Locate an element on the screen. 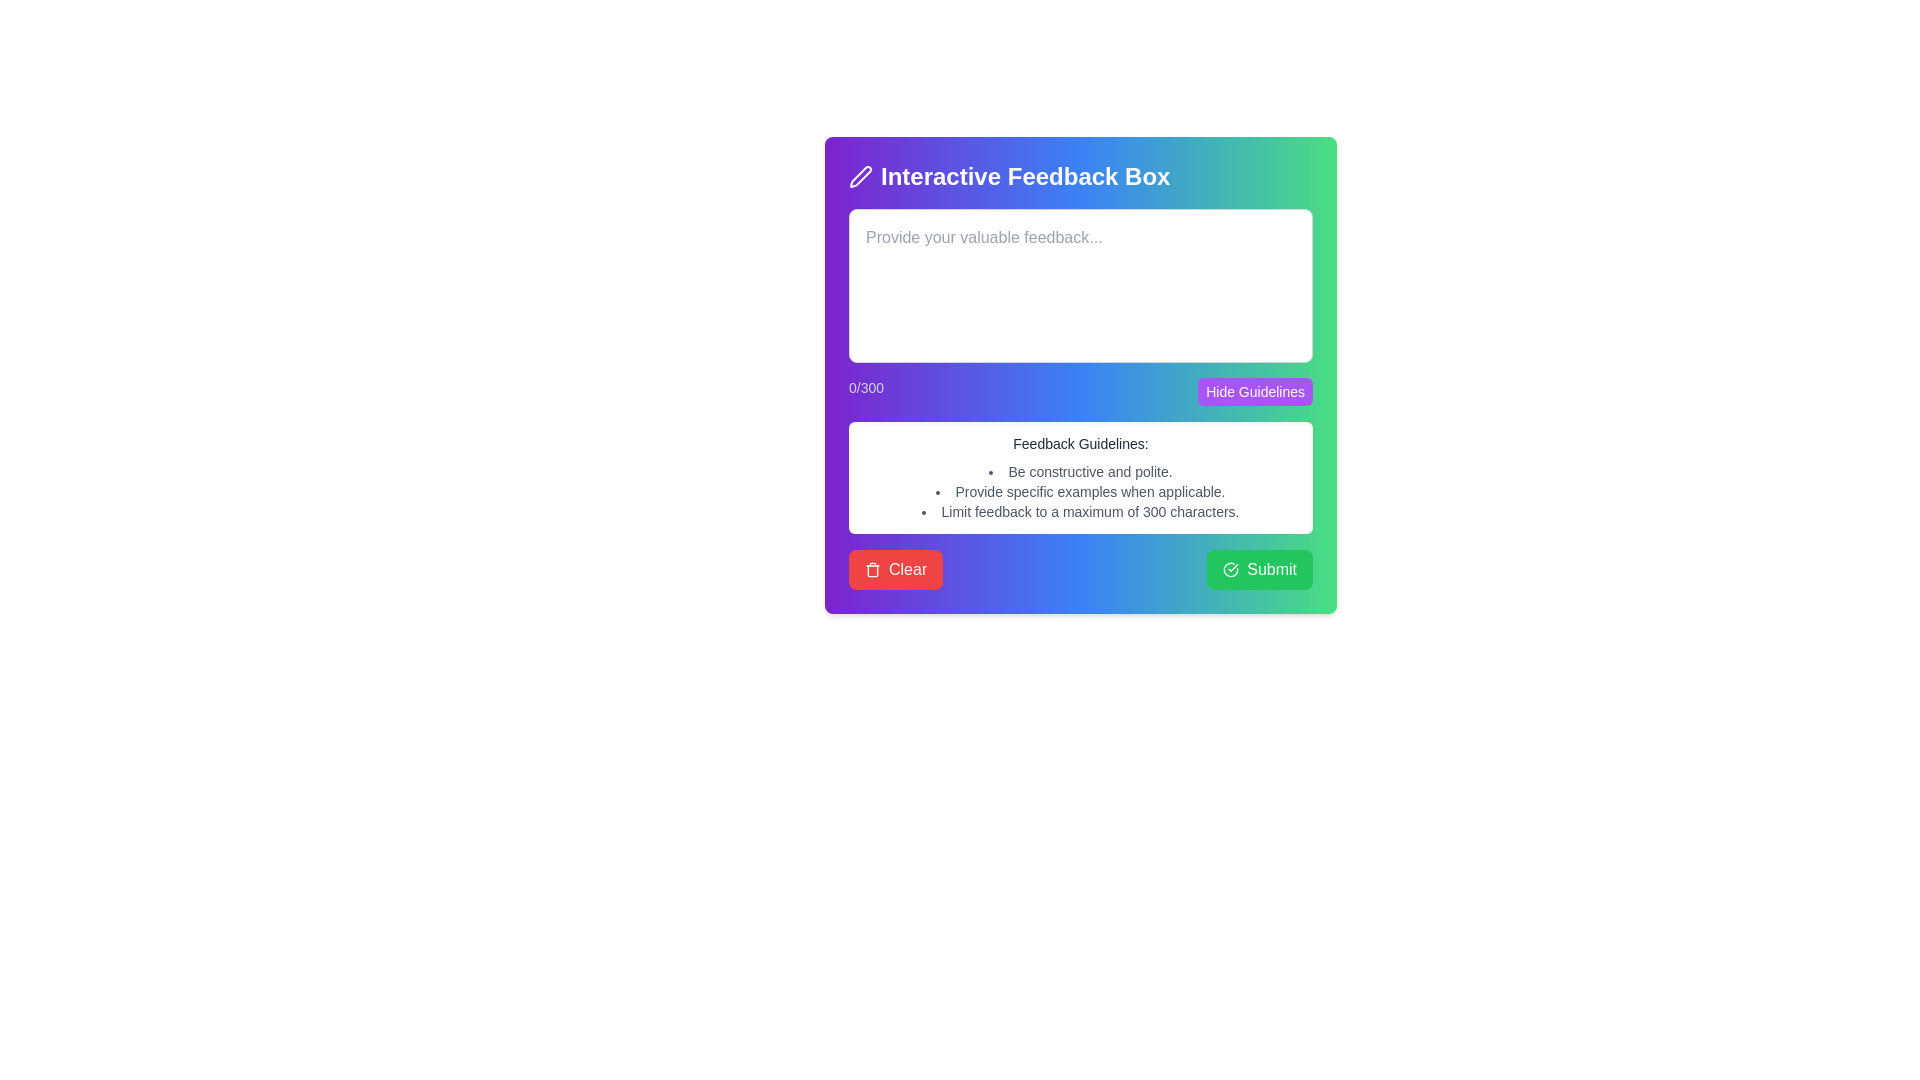 The width and height of the screenshot is (1920, 1080). guidelines for reference from the non-interactive, textual list element labeled 'Feedback Guidelines', which is centrally positioned below the multiline text input field is located at coordinates (1079, 492).